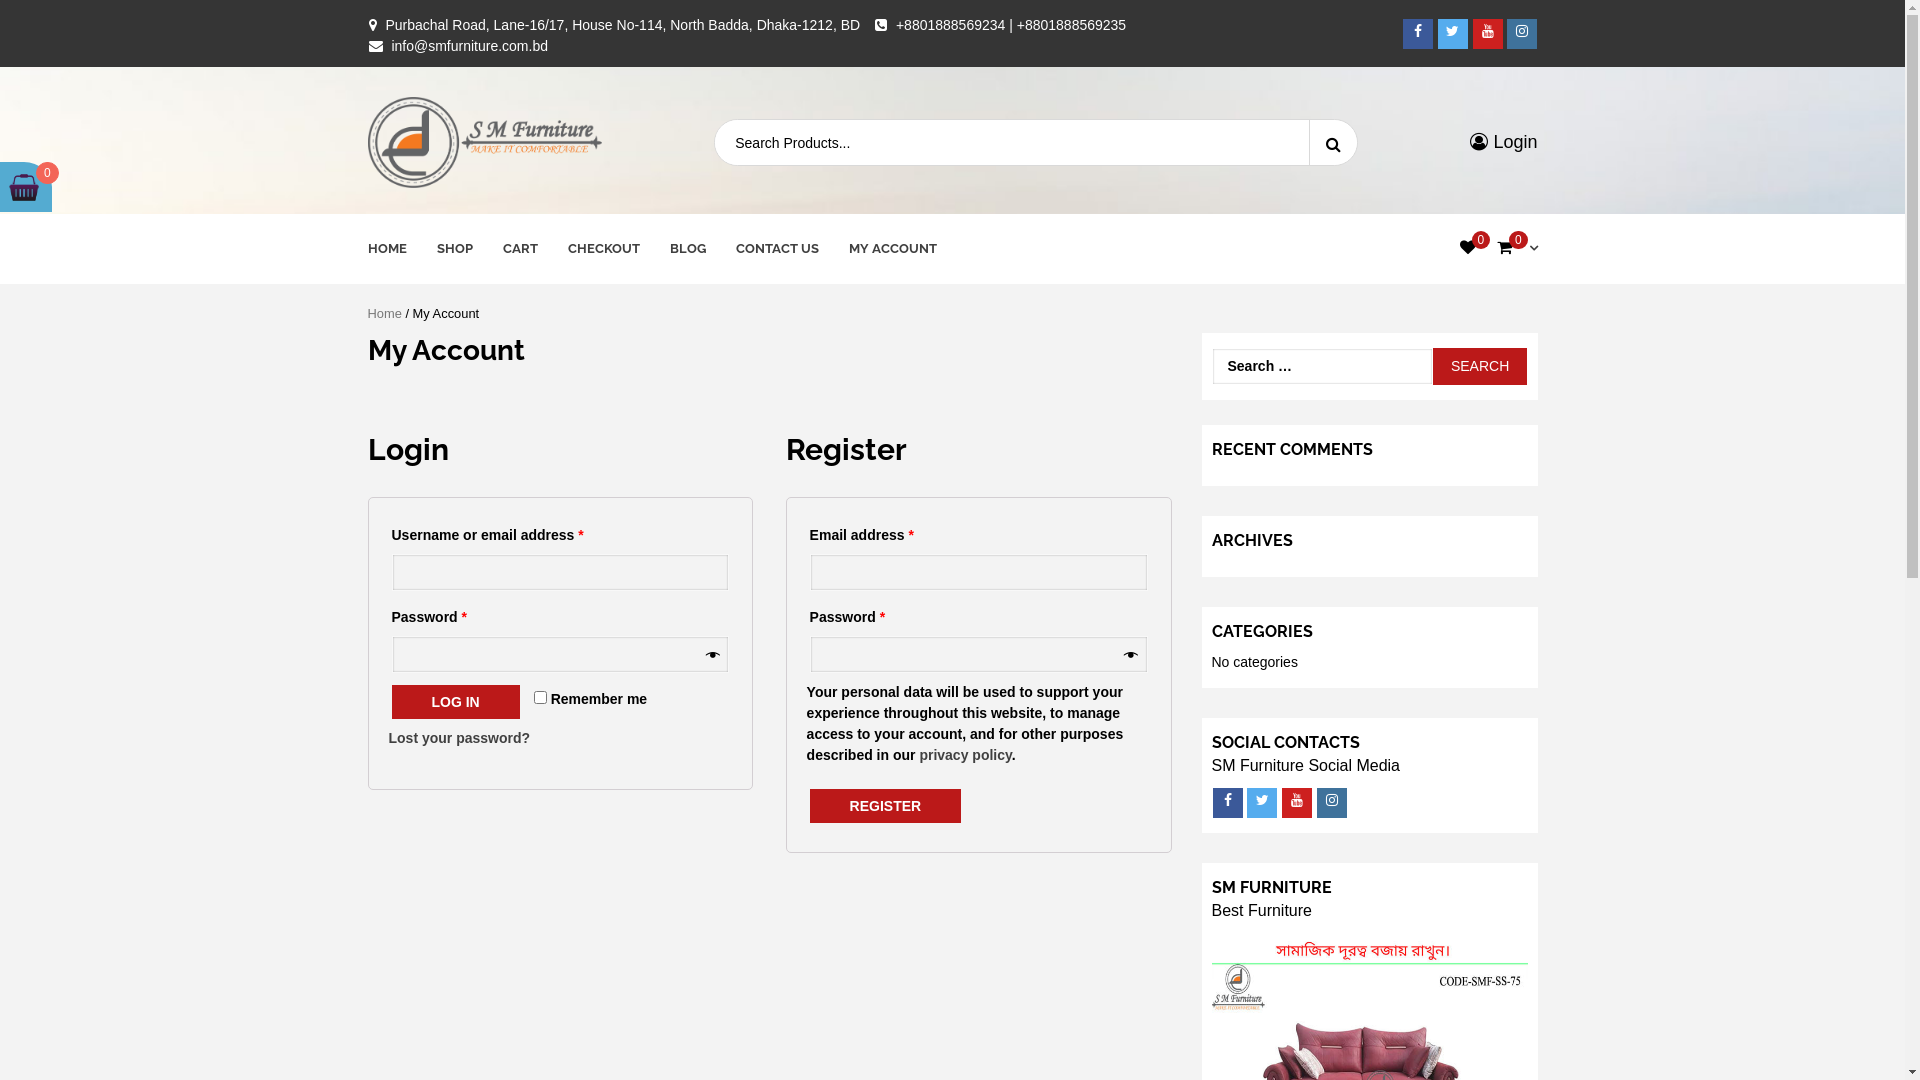 Image resolution: width=1920 pixels, height=1080 pixels. What do you see at coordinates (1520, 33) in the screenshot?
I see `'Instagram'` at bounding box center [1520, 33].